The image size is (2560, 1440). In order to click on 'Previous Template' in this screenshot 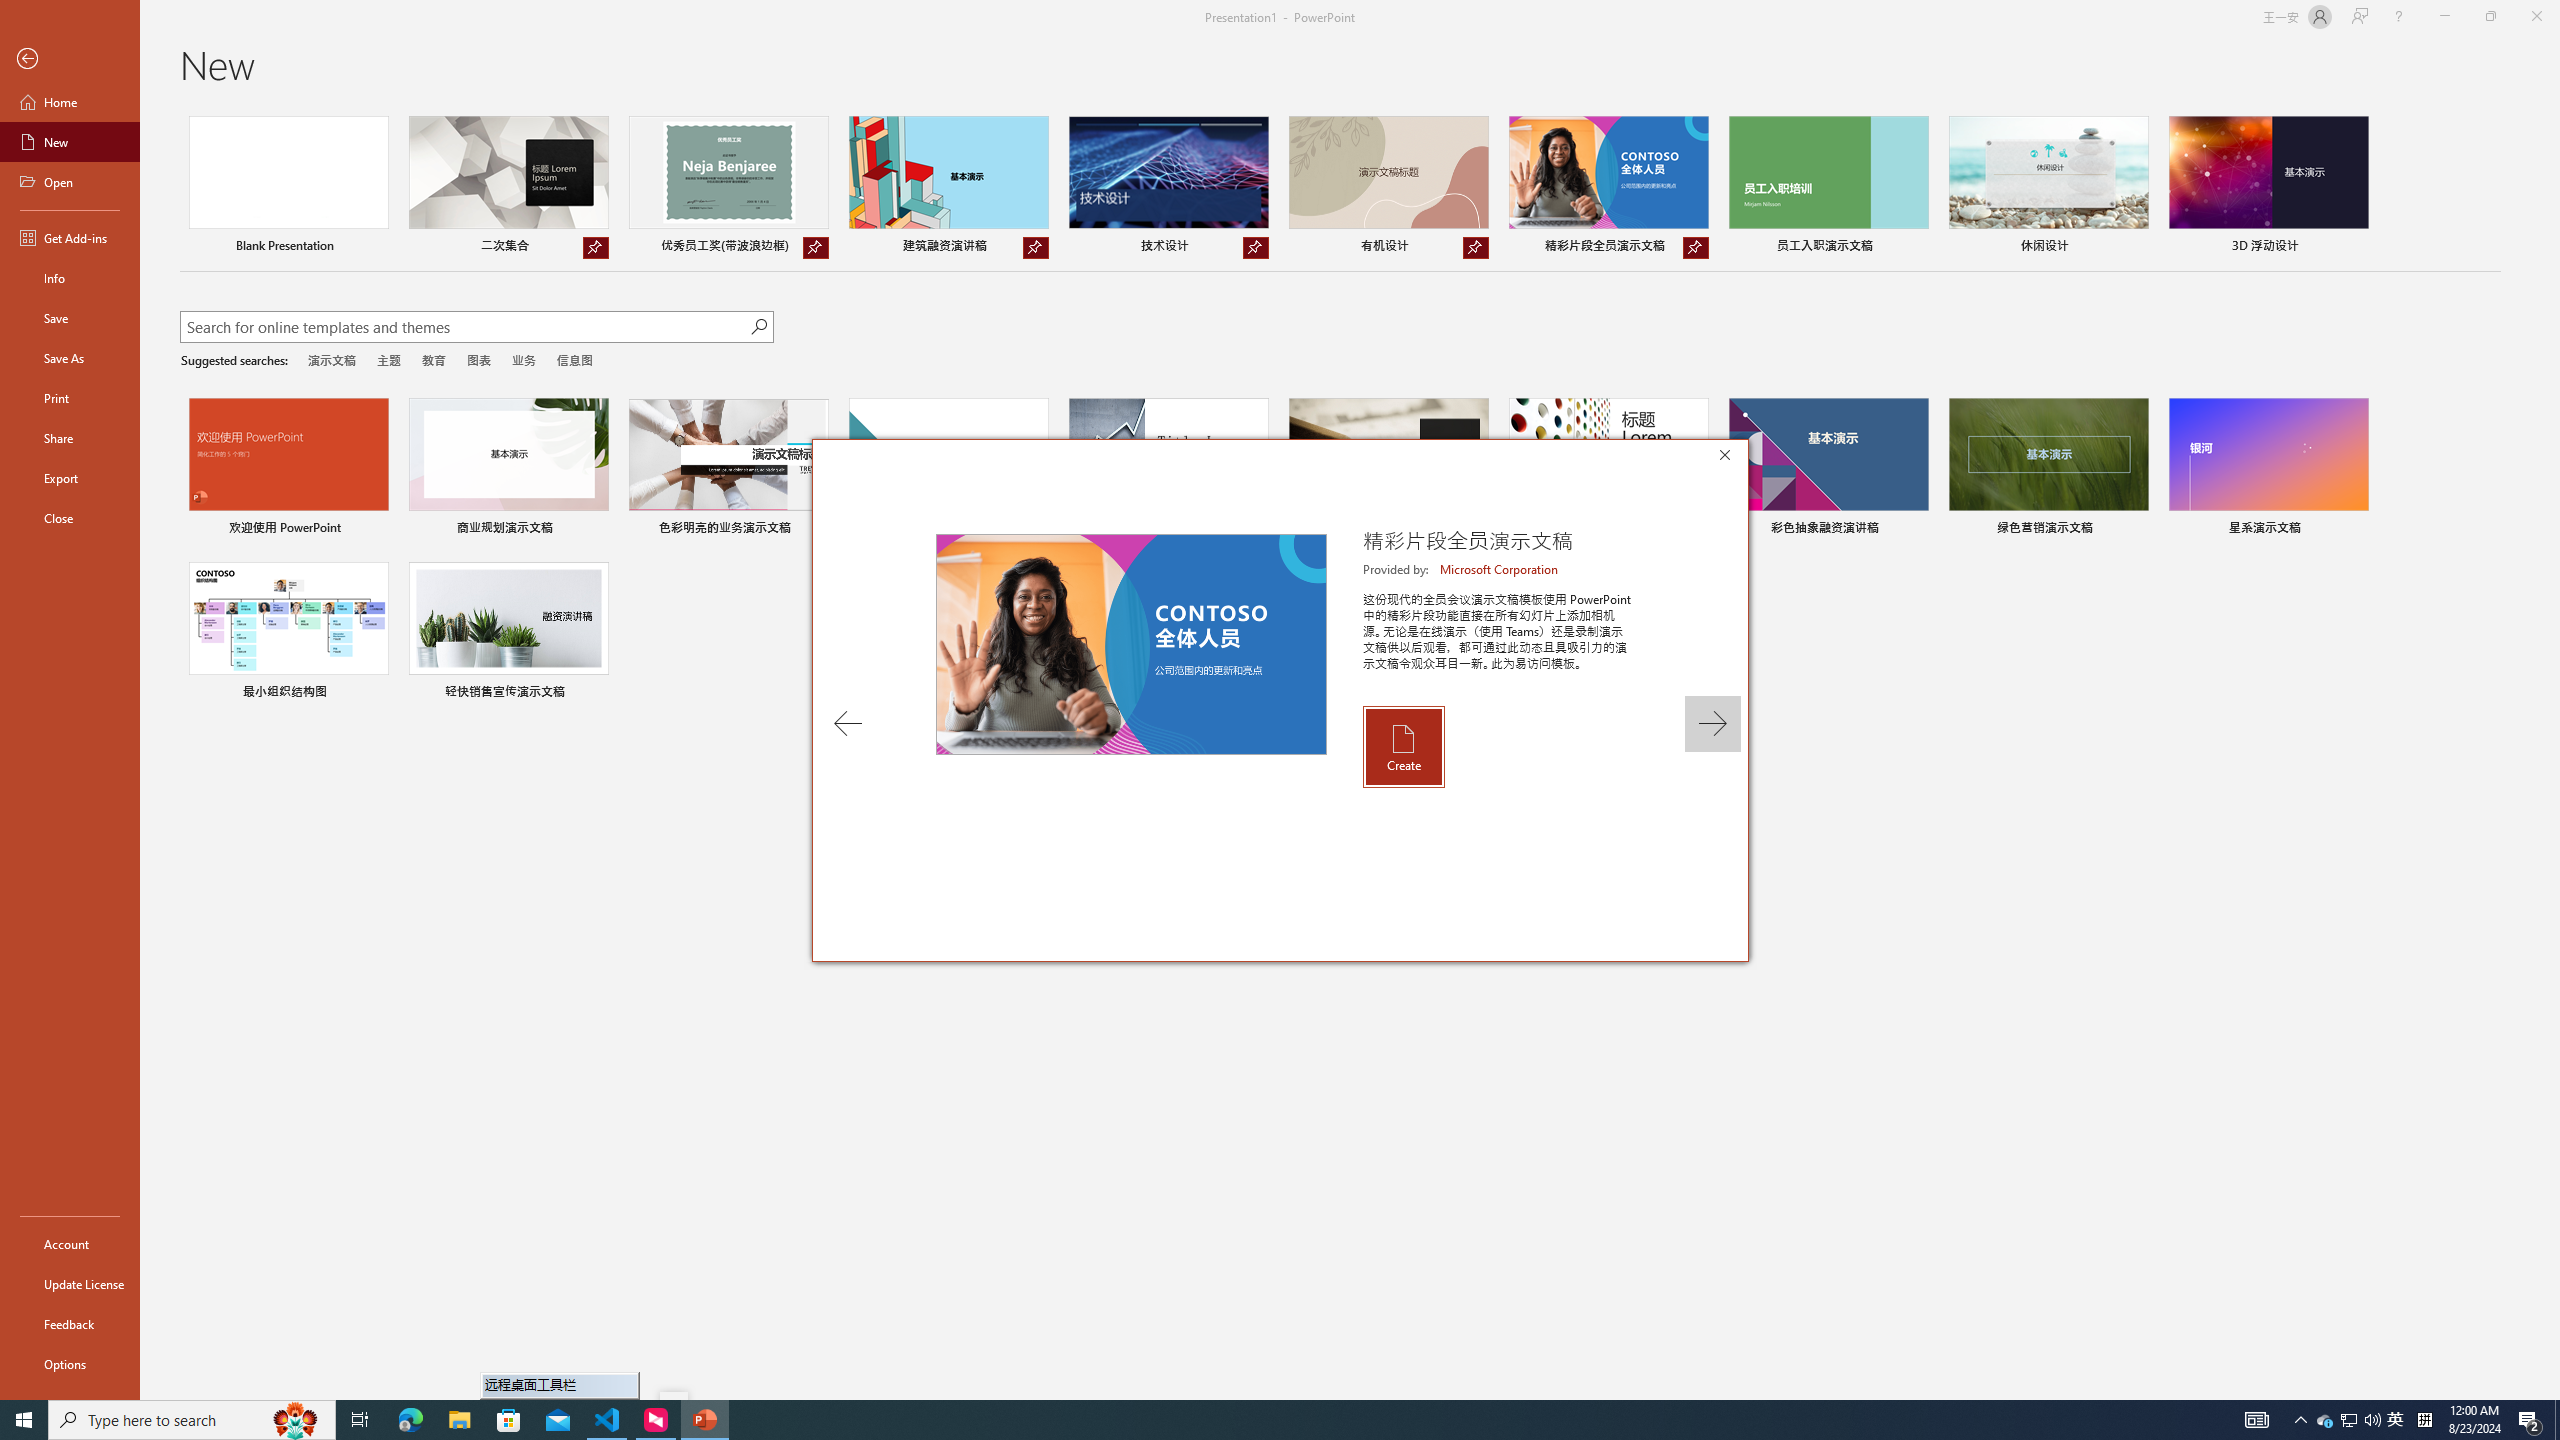, I will do `click(847, 723)`.